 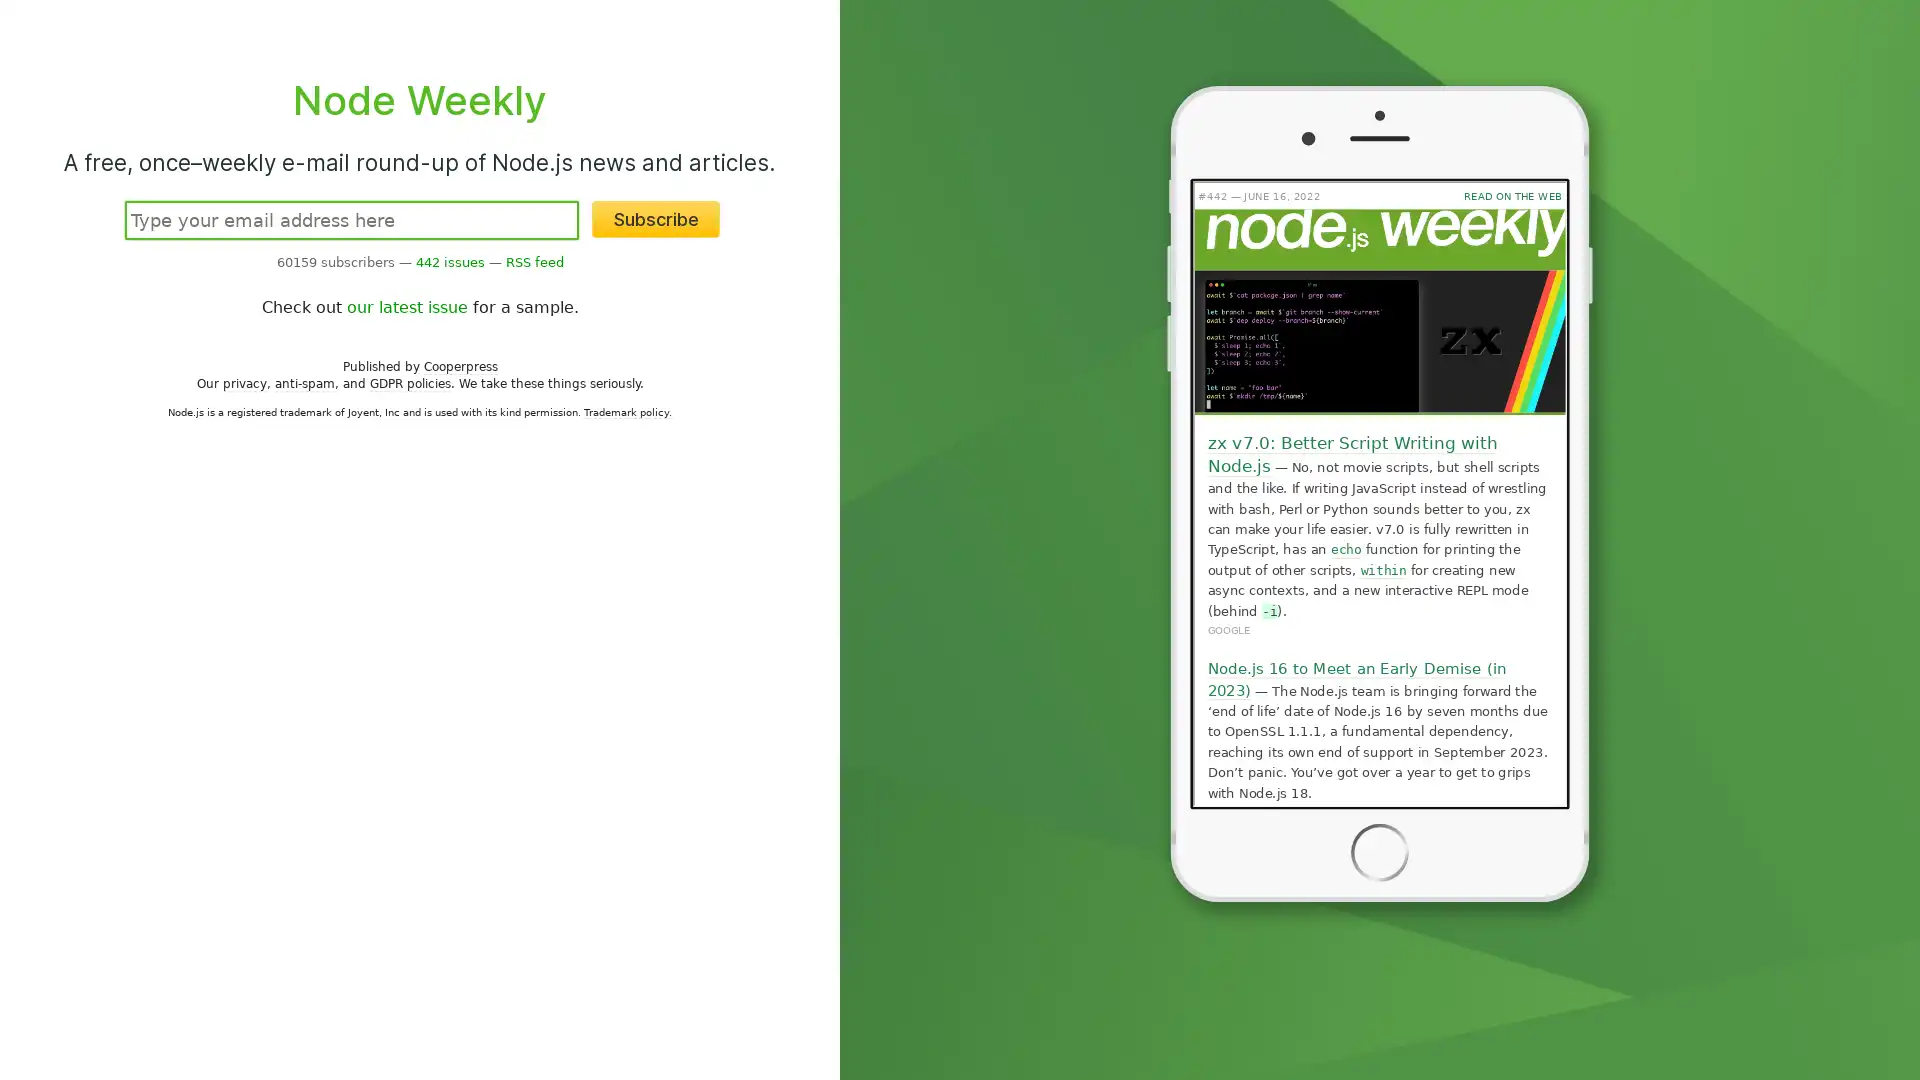 I want to click on Subscribe, so click(x=656, y=219).